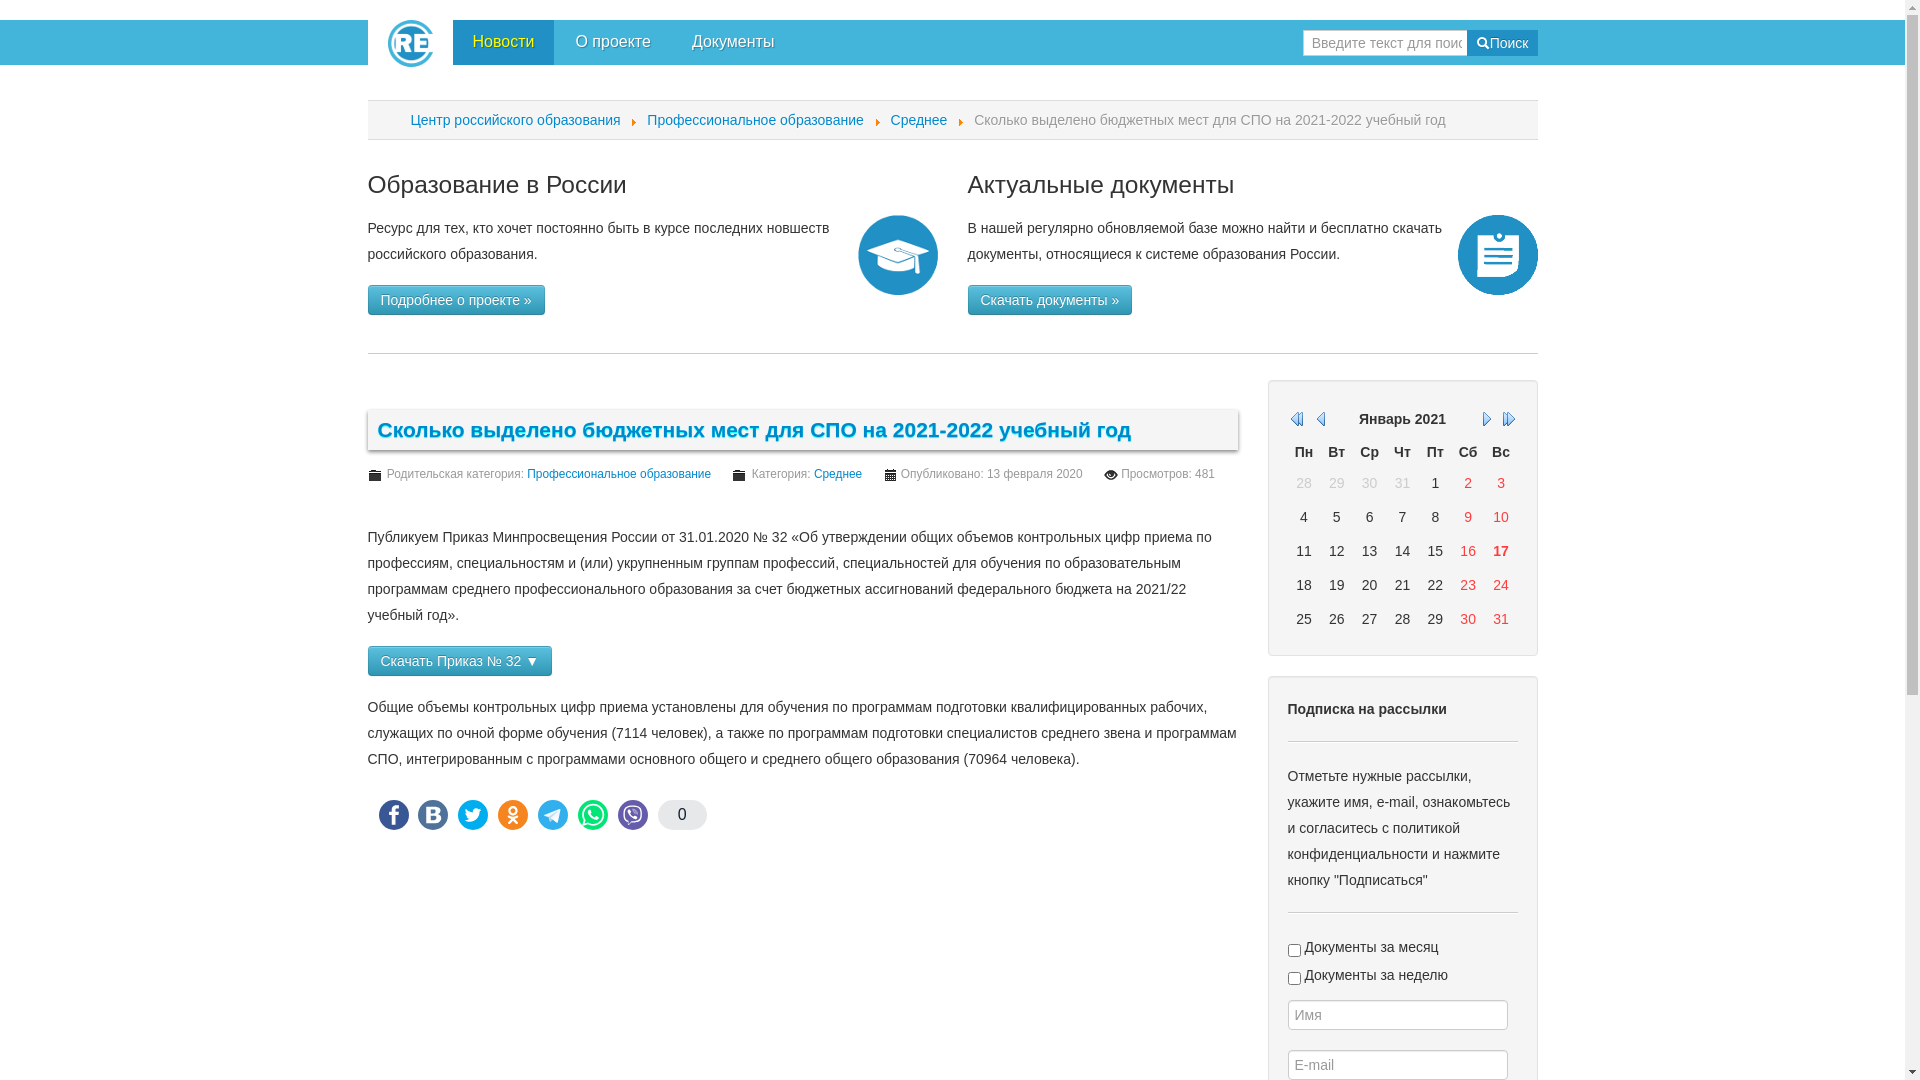 The image size is (1920, 1080). What do you see at coordinates (632, 814) in the screenshot?
I see `'Viber'` at bounding box center [632, 814].